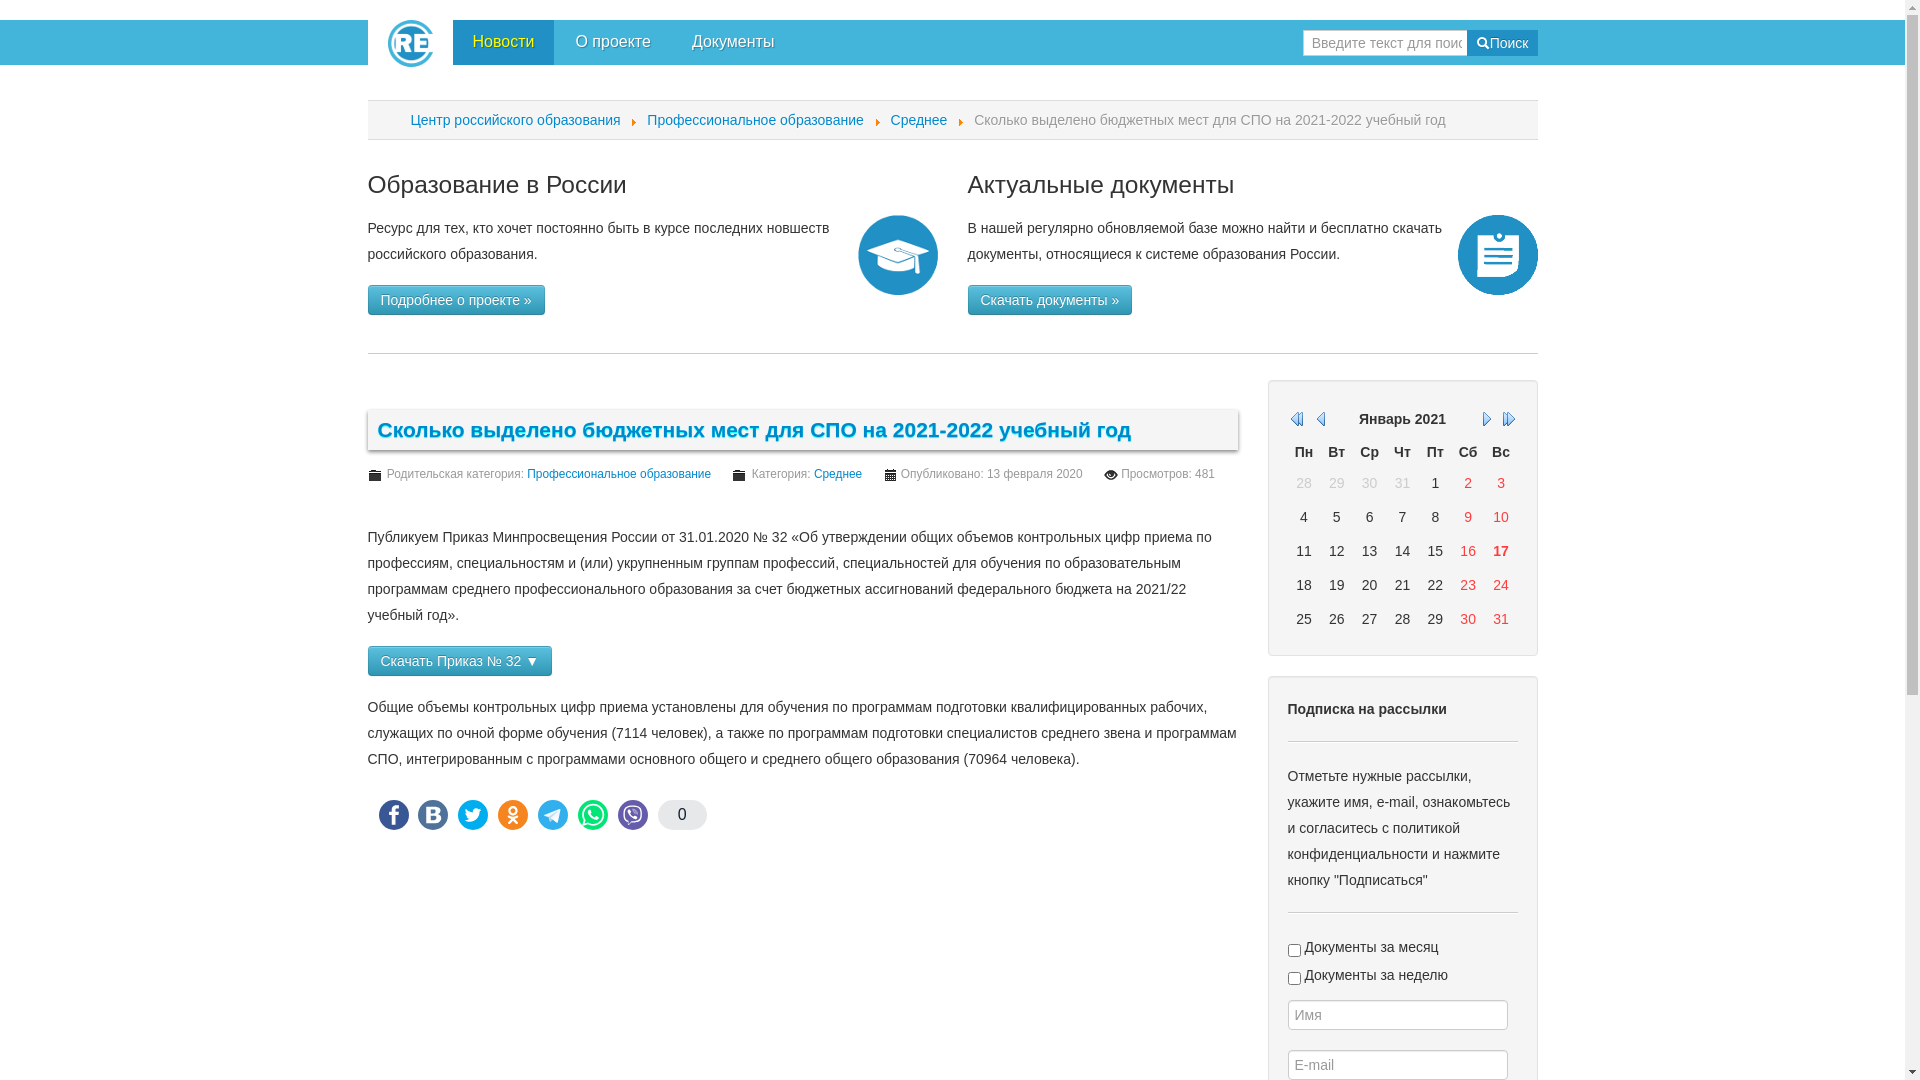 The image size is (1920, 1080). What do you see at coordinates (632, 814) in the screenshot?
I see `'Viber'` at bounding box center [632, 814].